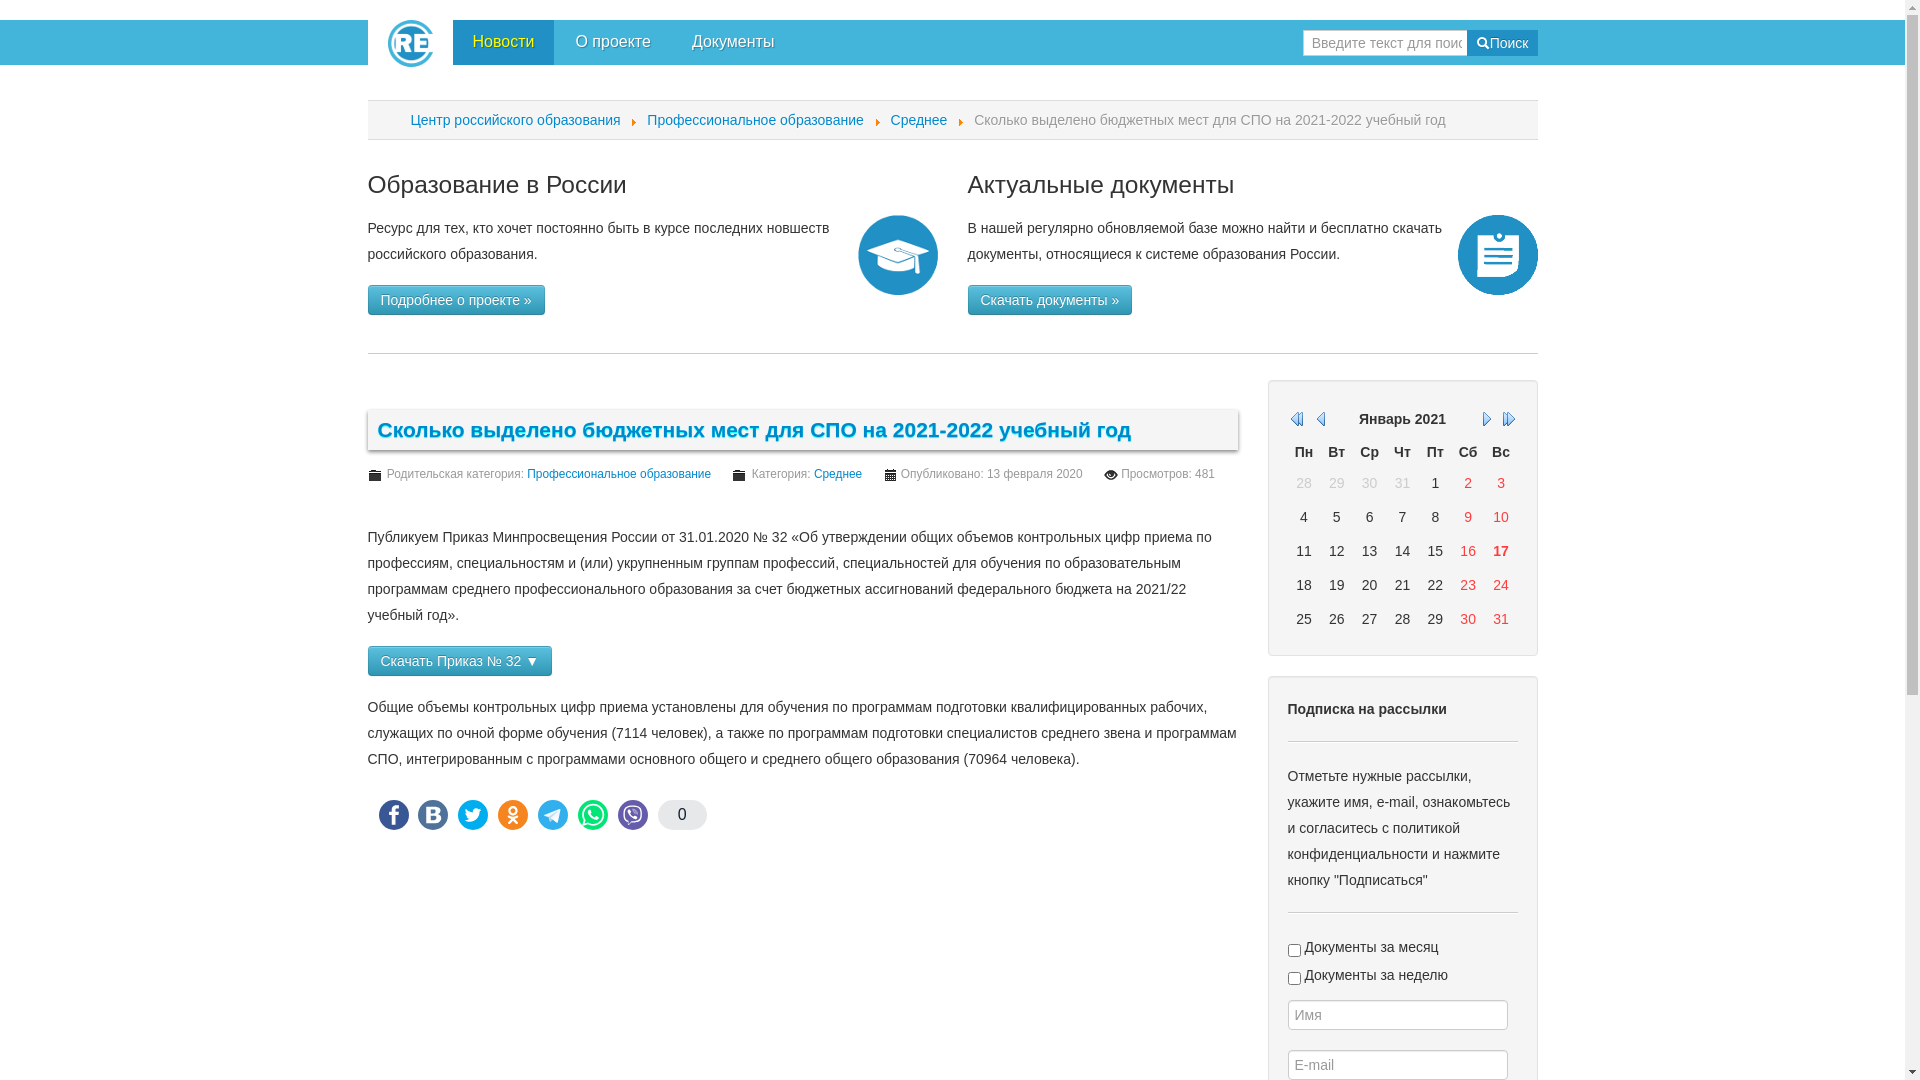 The image size is (1920, 1080). What do you see at coordinates (632, 814) in the screenshot?
I see `'Viber'` at bounding box center [632, 814].